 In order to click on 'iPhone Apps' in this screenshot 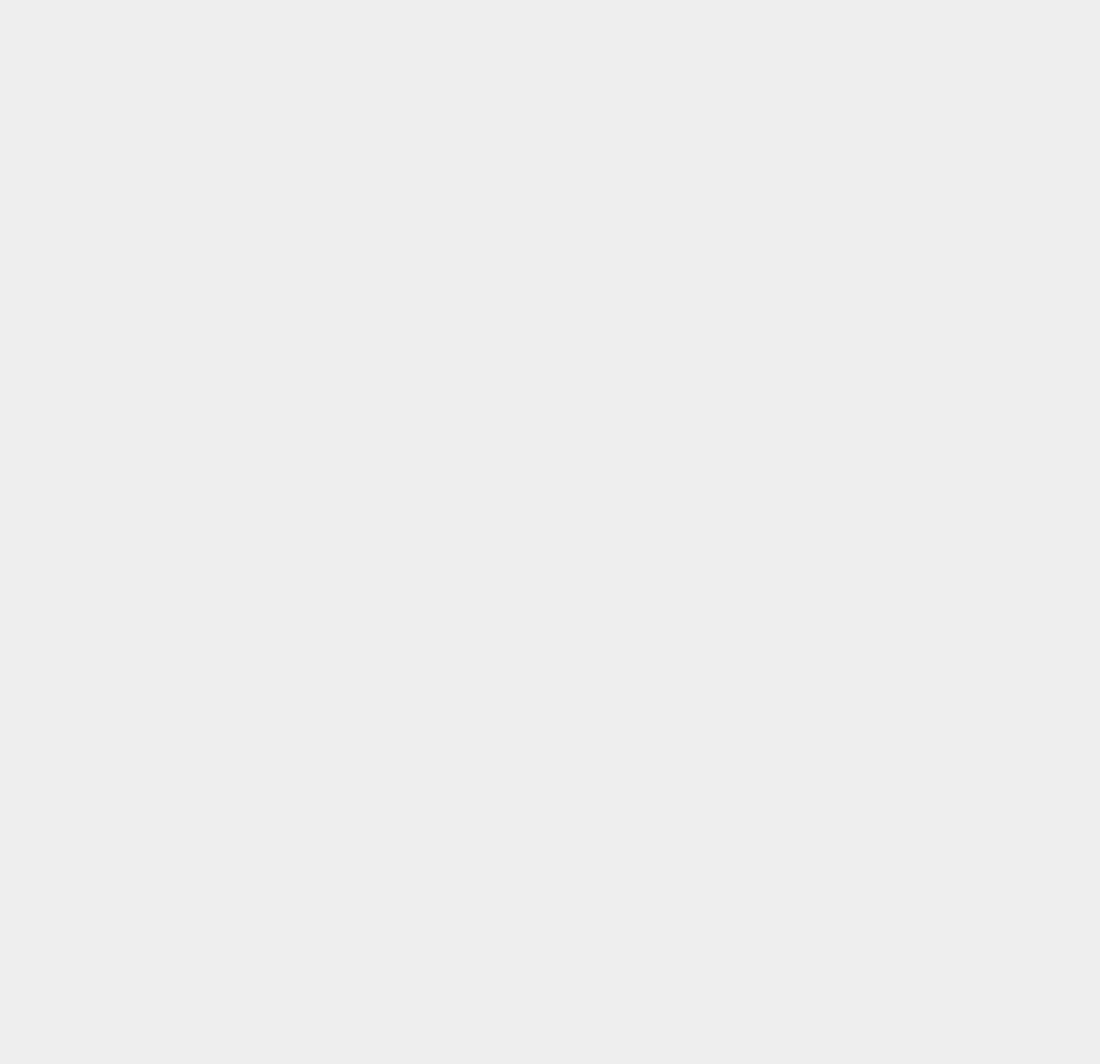, I will do `click(816, 1007)`.